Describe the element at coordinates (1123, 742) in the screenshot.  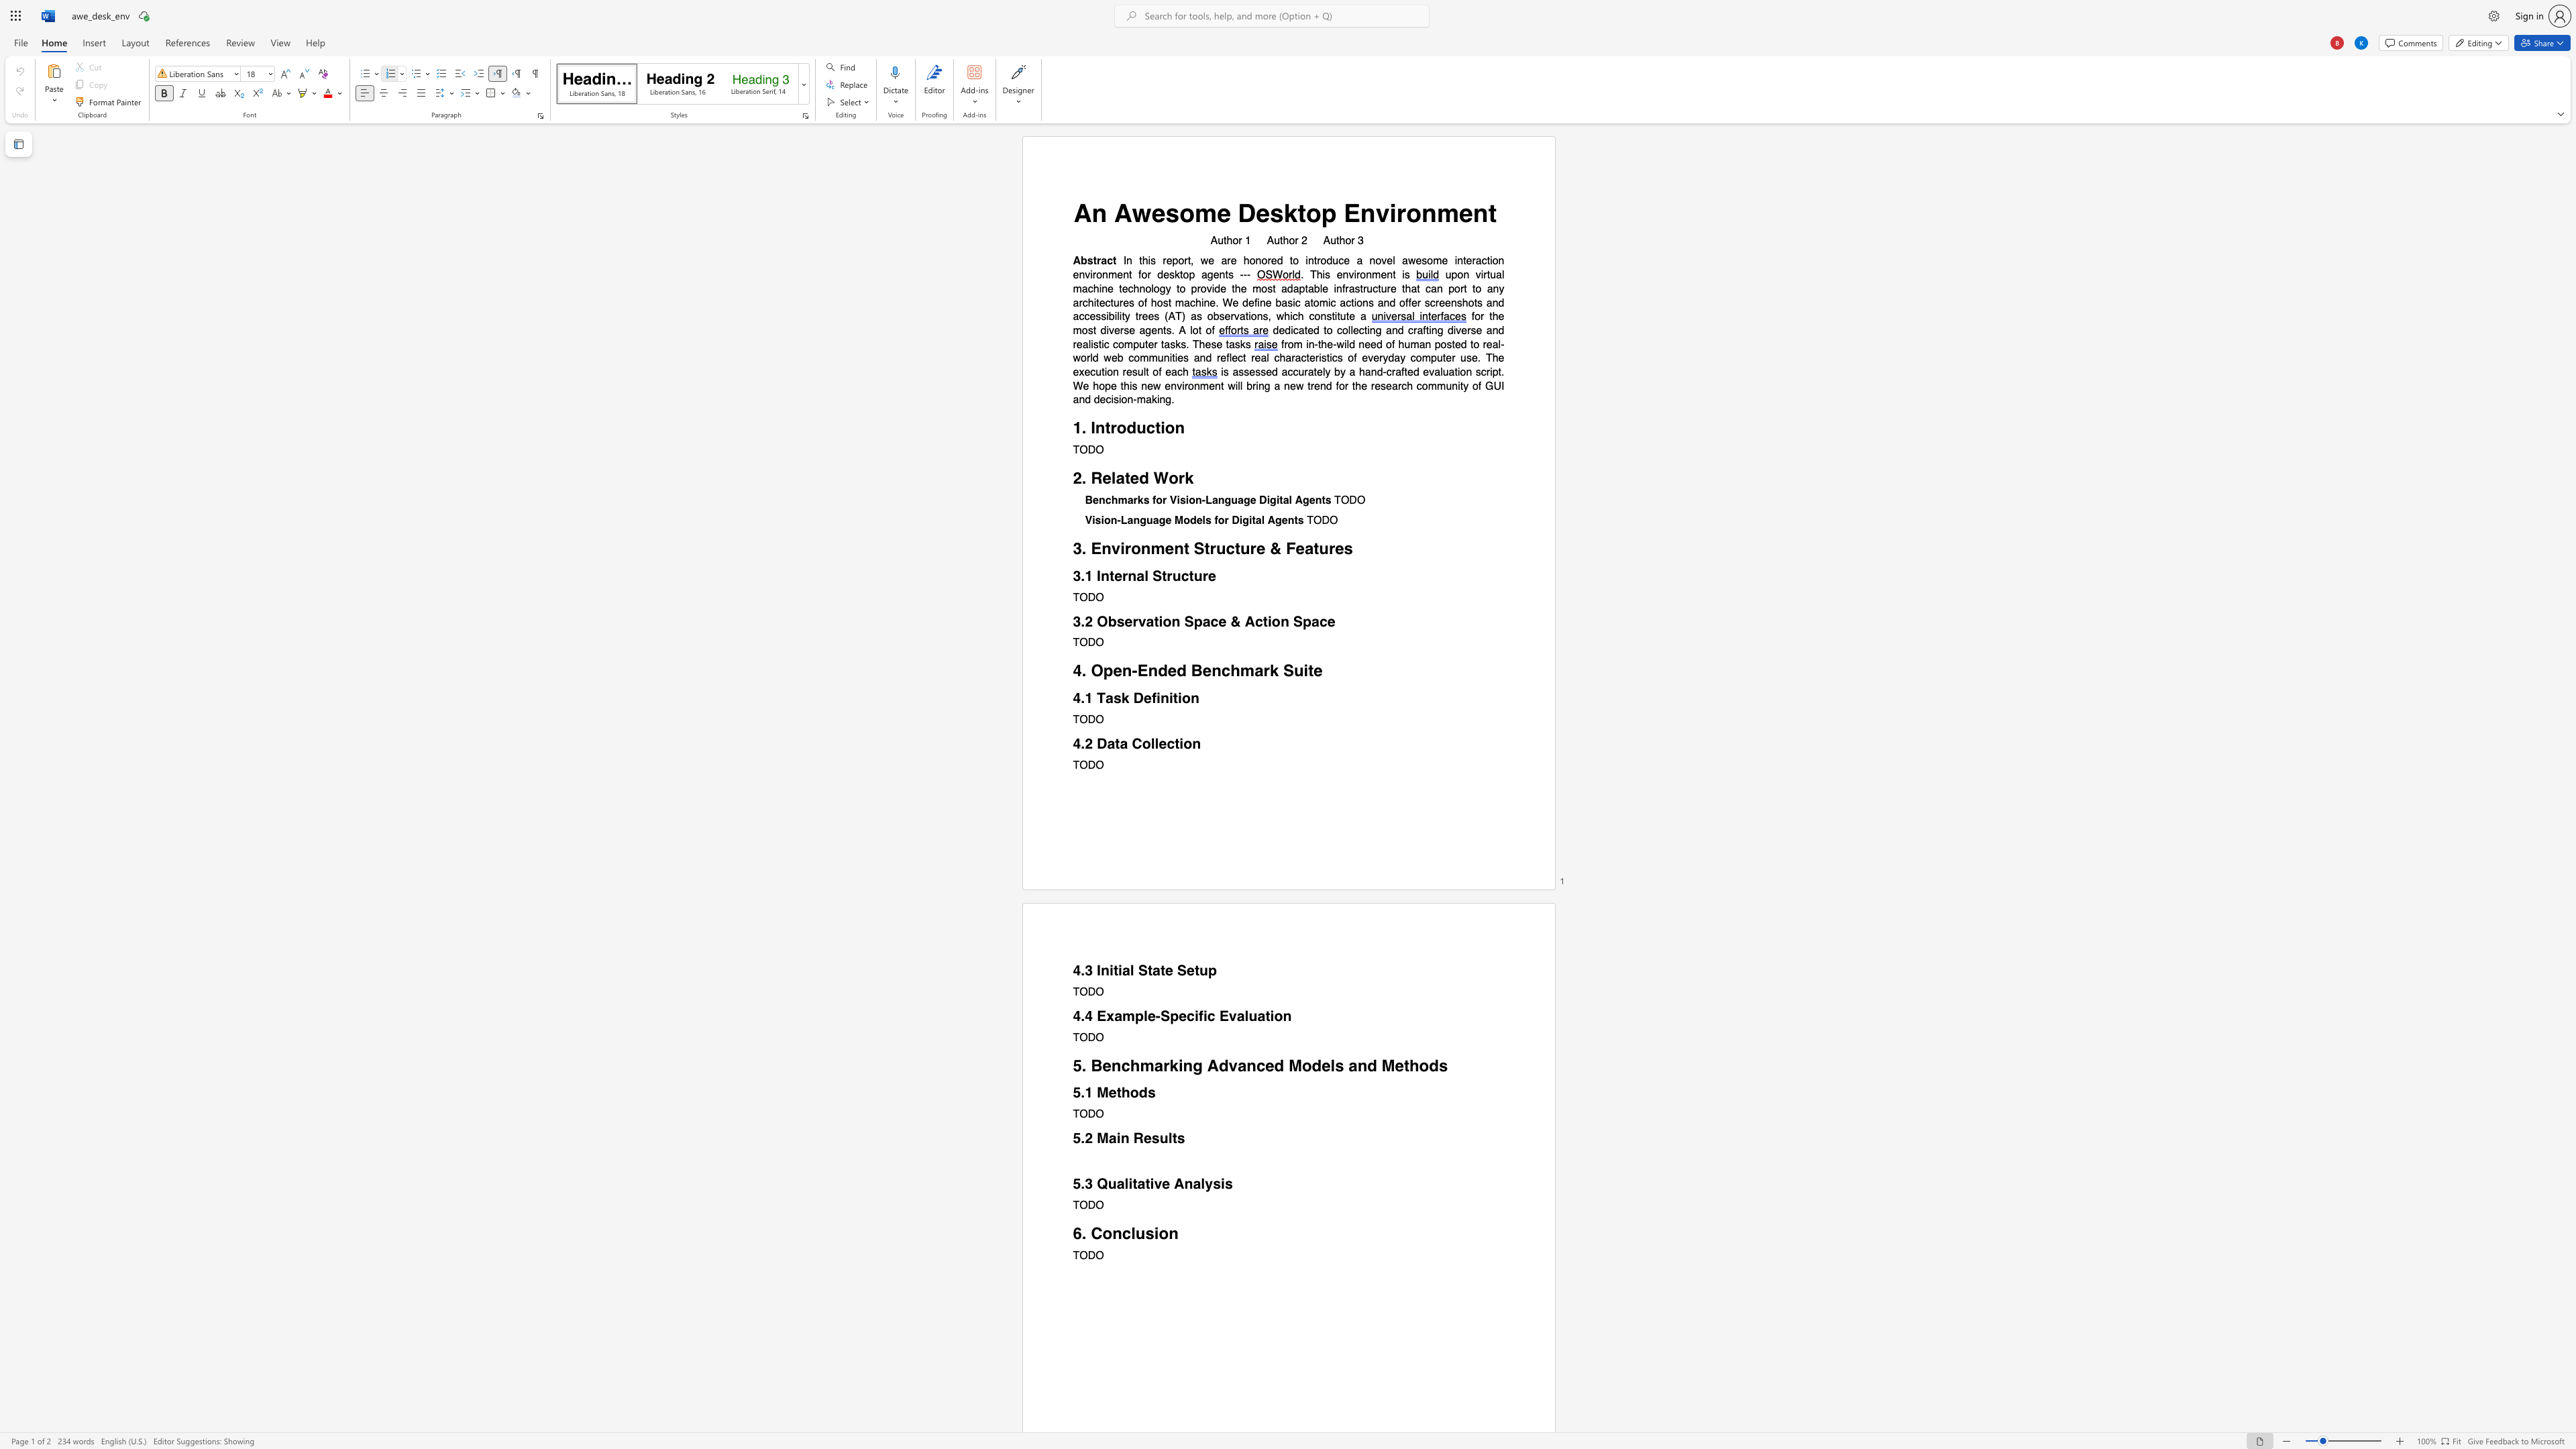
I see `the 2th character "a" in the text` at that location.